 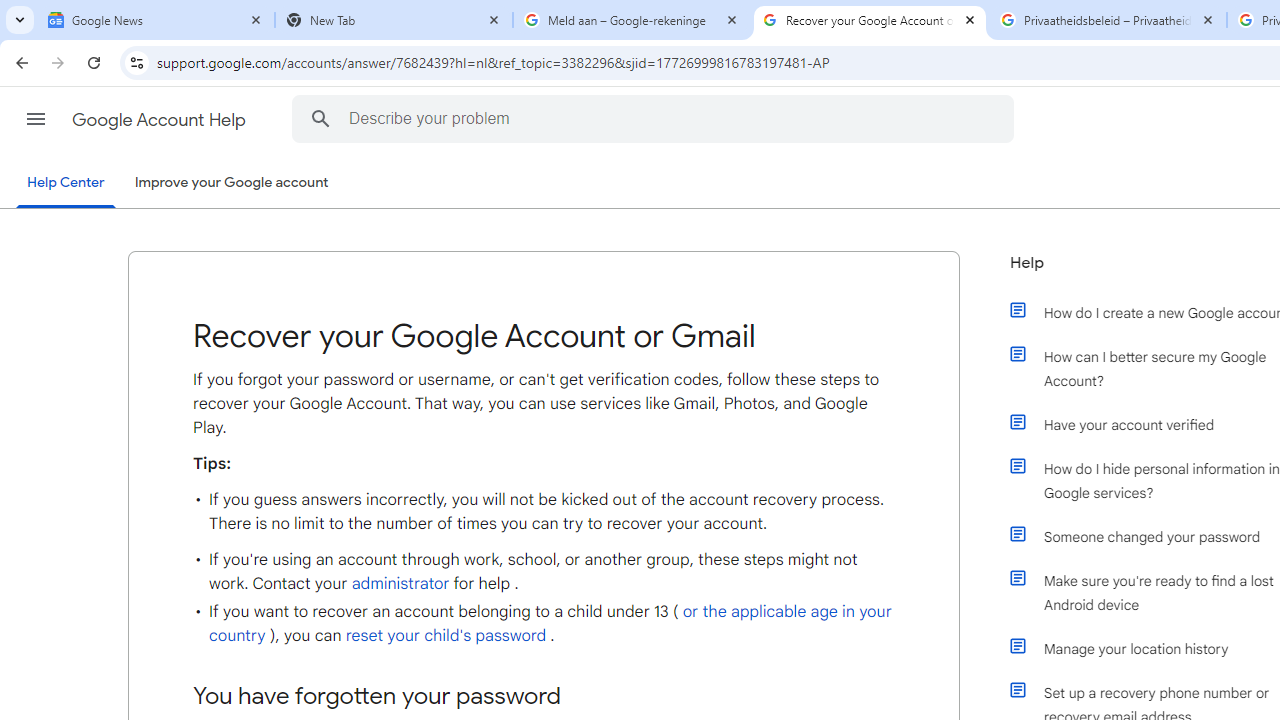 What do you see at coordinates (400, 583) in the screenshot?
I see `'administrator'` at bounding box center [400, 583].